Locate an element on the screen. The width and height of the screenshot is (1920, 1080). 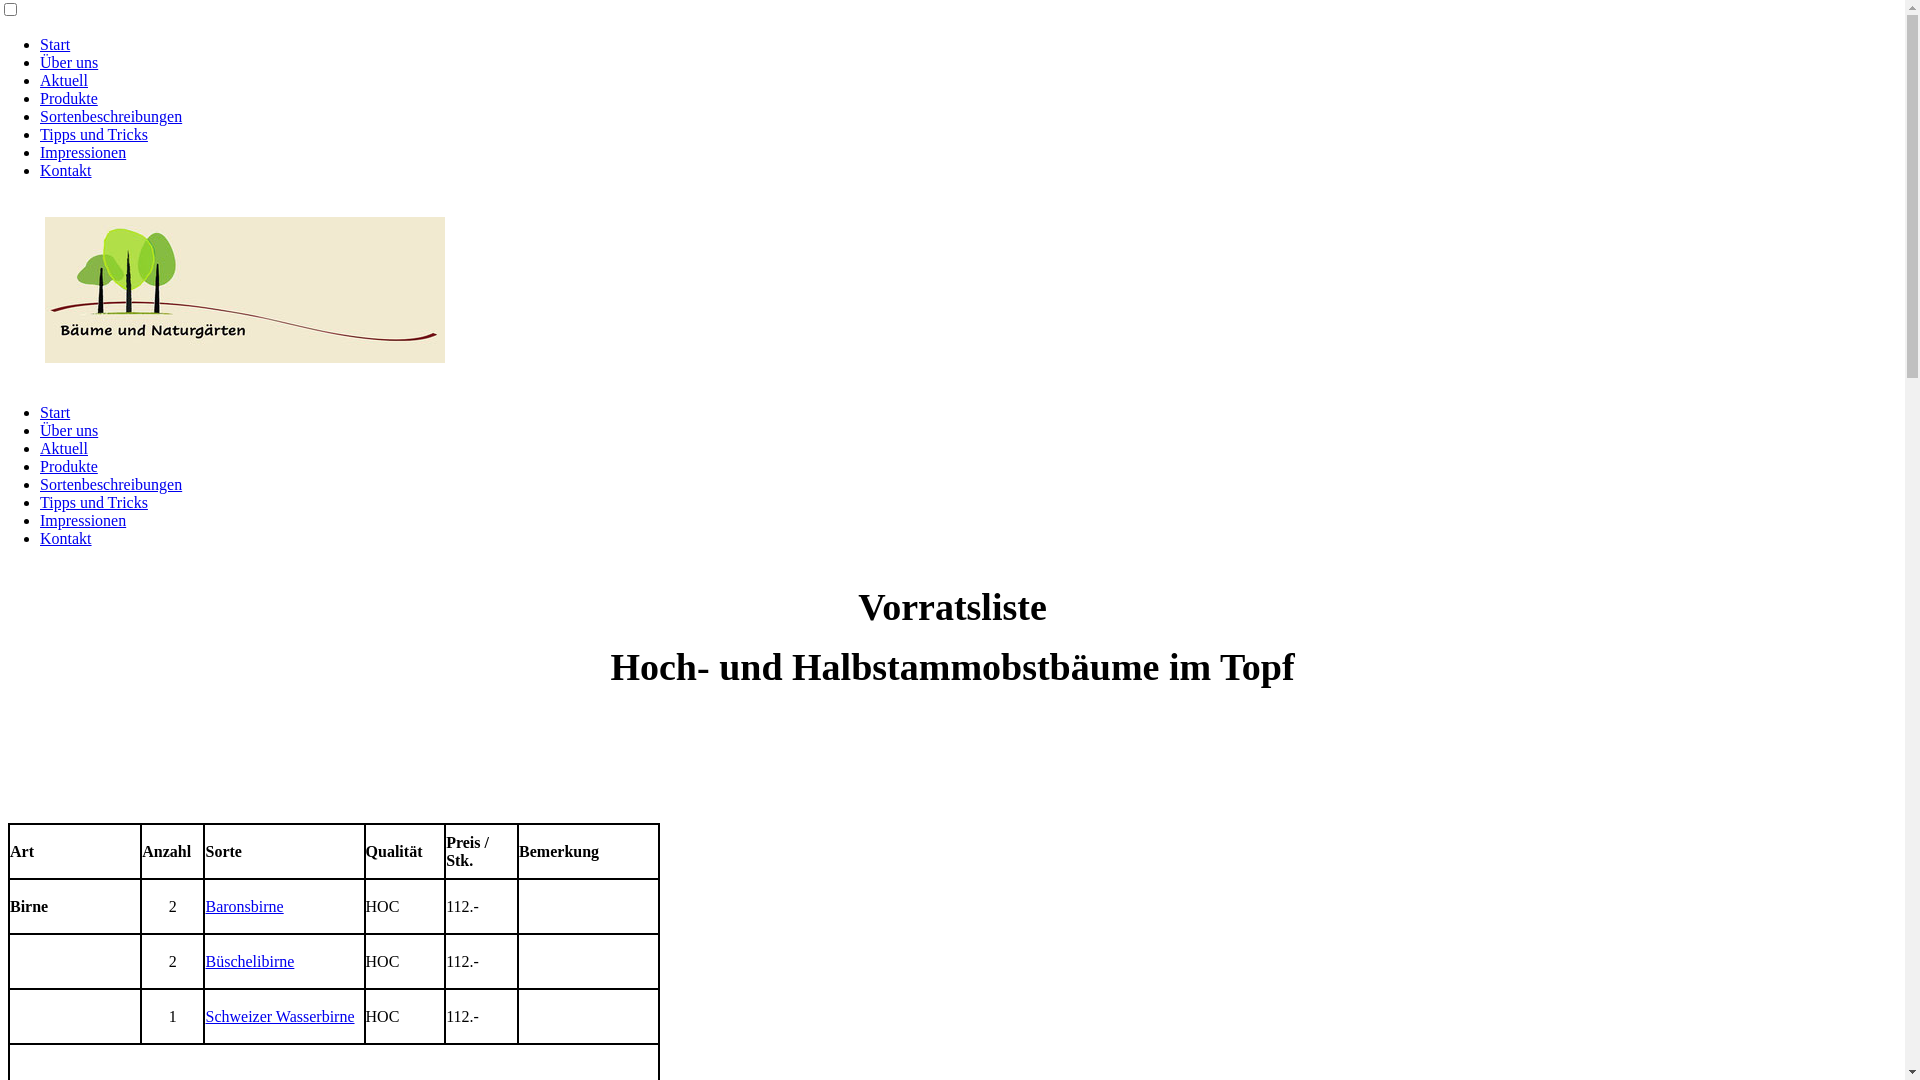
'Tipps und Tricks' is located at coordinates (93, 501).